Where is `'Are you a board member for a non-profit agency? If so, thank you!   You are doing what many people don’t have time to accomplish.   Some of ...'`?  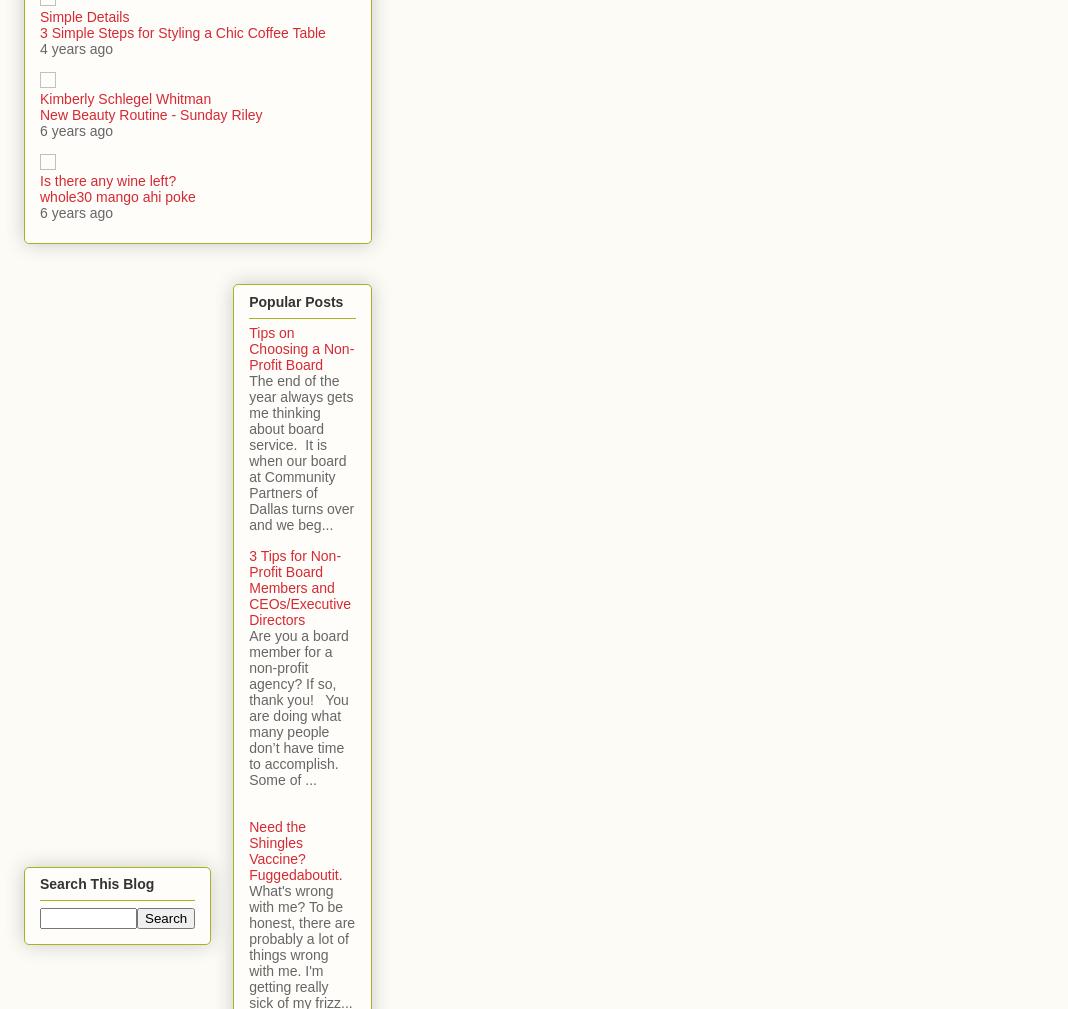
'Are you a board member for a non-profit agency? If so, thank you!   You are doing what many people don’t have time to accomplish.   Some of ...' is located at coordinates (297, 707).